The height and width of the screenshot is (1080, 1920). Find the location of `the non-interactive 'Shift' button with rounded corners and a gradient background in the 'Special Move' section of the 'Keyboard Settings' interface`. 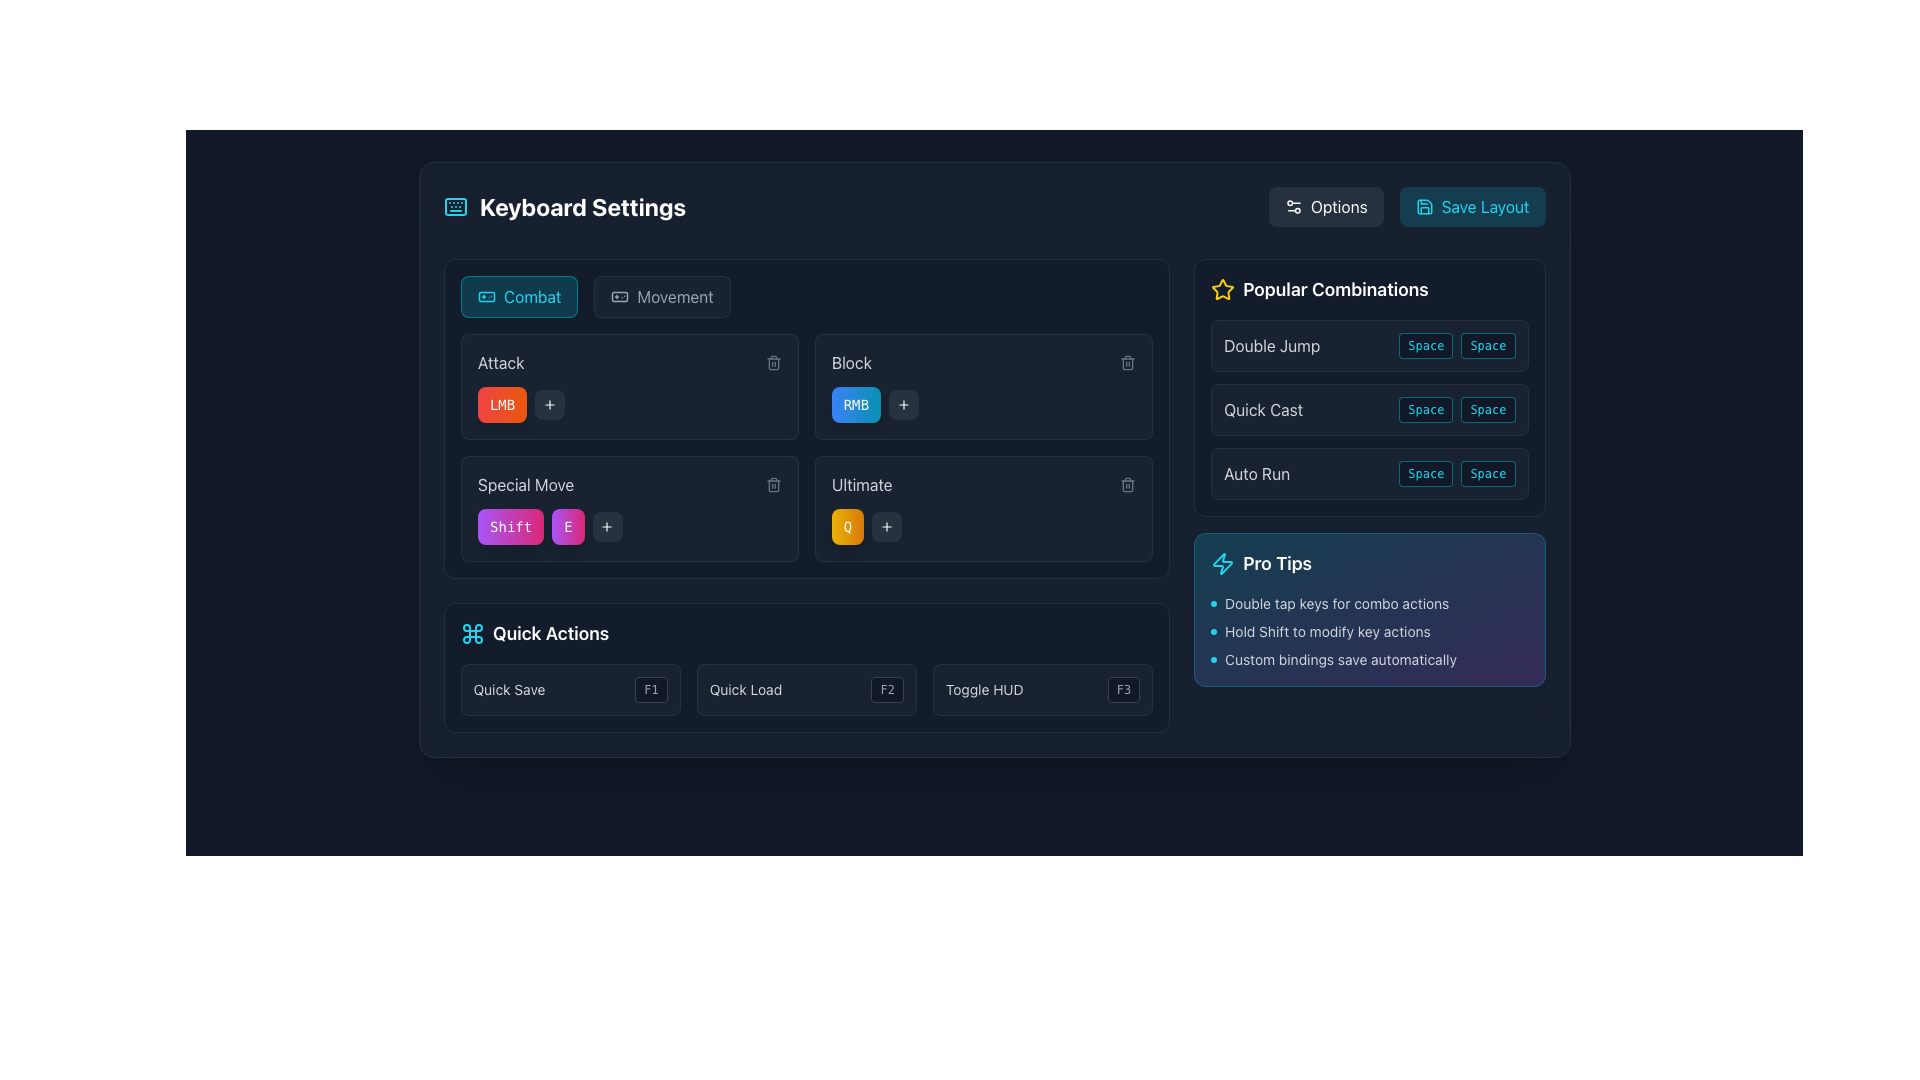

the non-interactive 'Shift' button with rounded corners and a gradient background in the 'Special Move' section of the 'Keyboard Settings' interface is located at coordinates (510, 526).